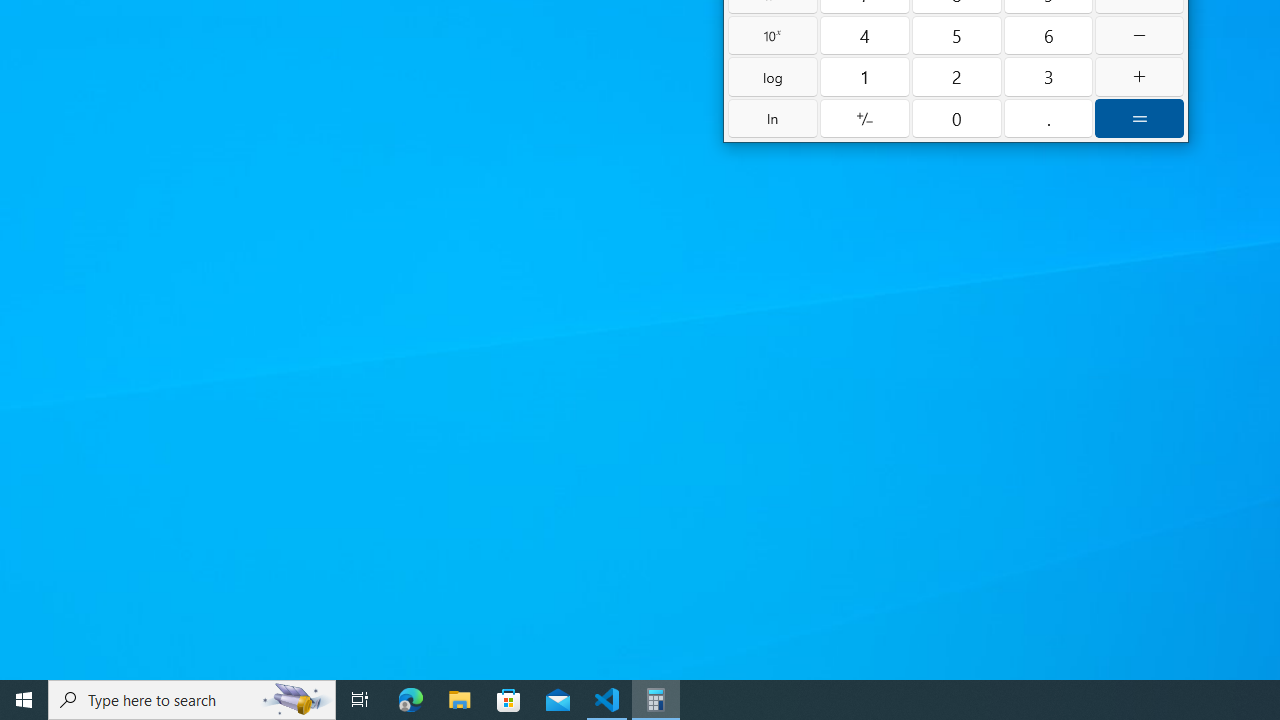 The image size is (1280, 720). I want to click on 'Log', so click(772, 76).